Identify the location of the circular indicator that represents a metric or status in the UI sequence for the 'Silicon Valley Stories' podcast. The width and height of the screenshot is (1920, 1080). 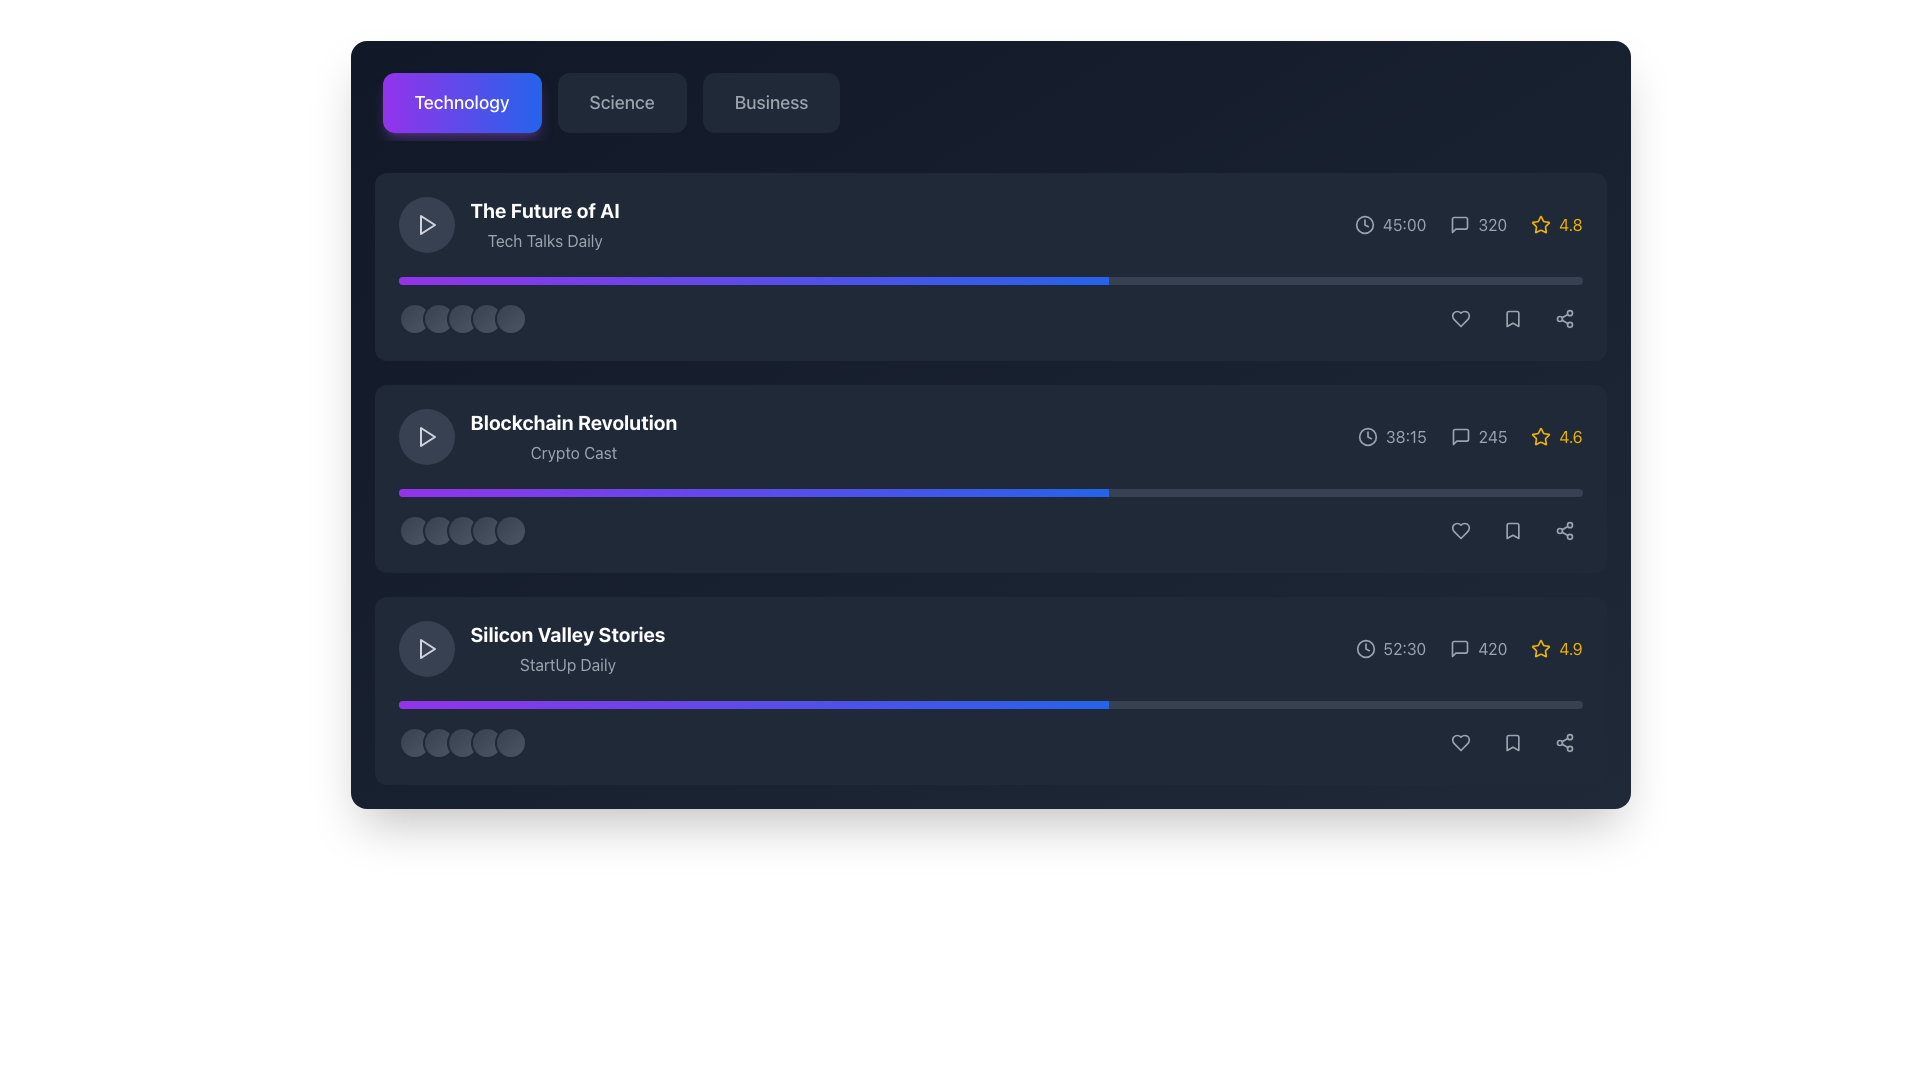
(461, 743).